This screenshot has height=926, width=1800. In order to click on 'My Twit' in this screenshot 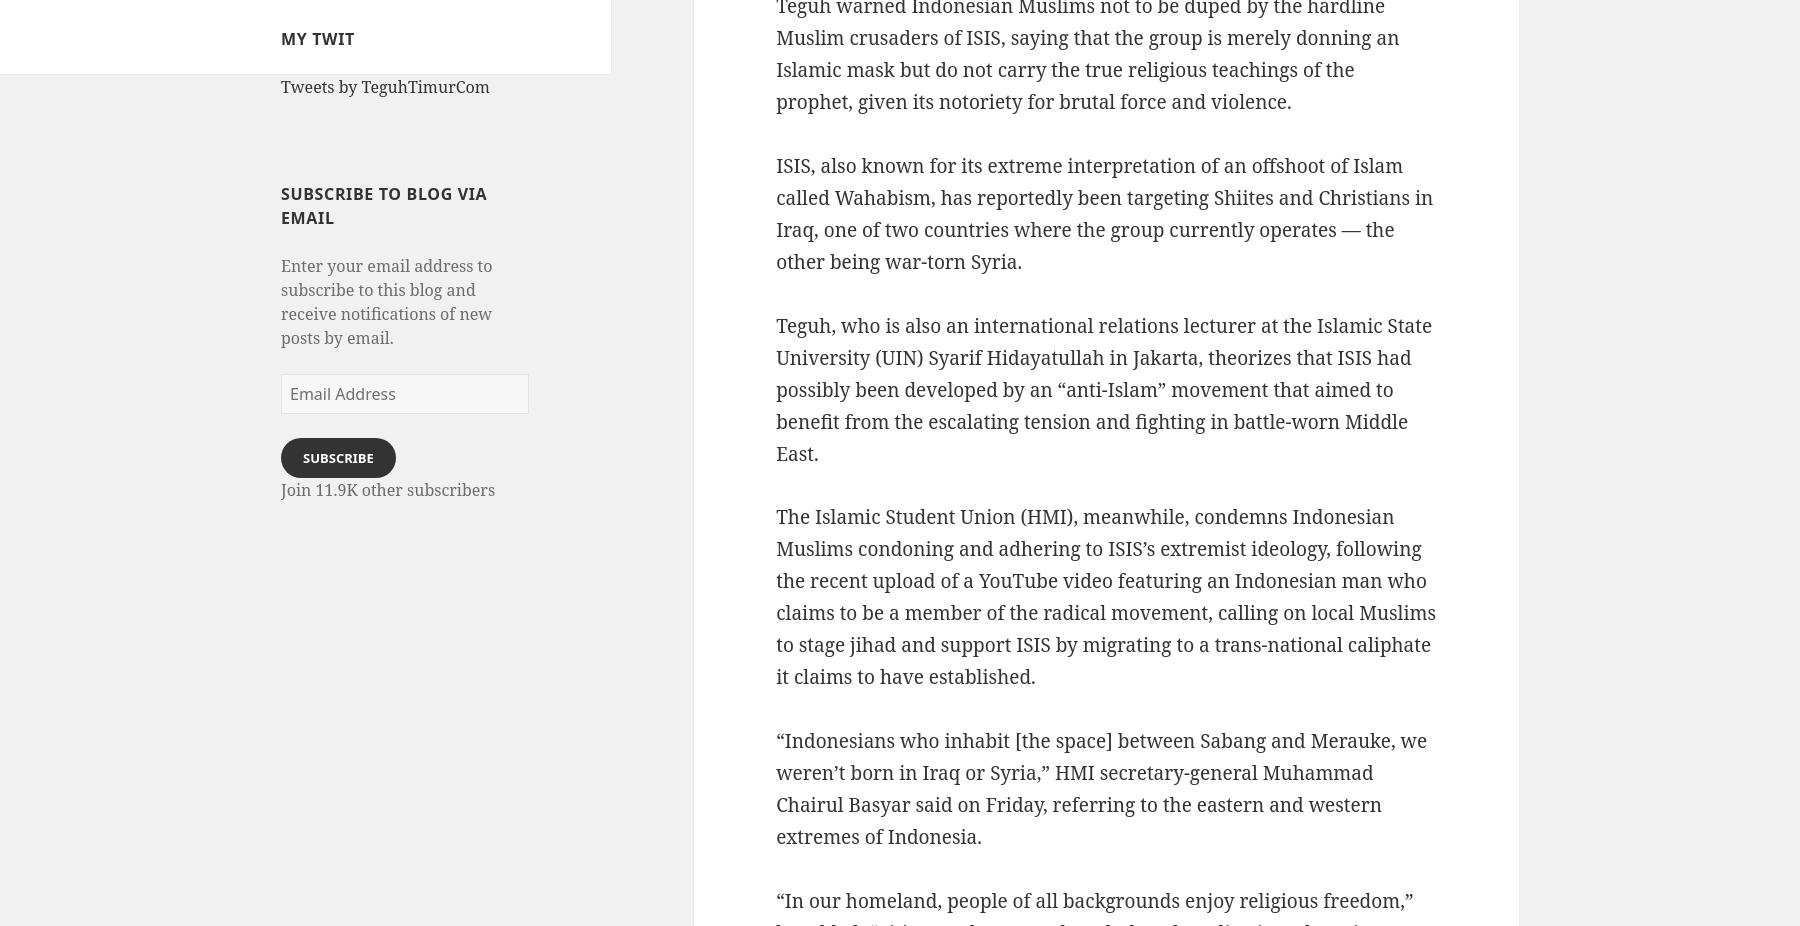, I will do `click(316, 37)`.